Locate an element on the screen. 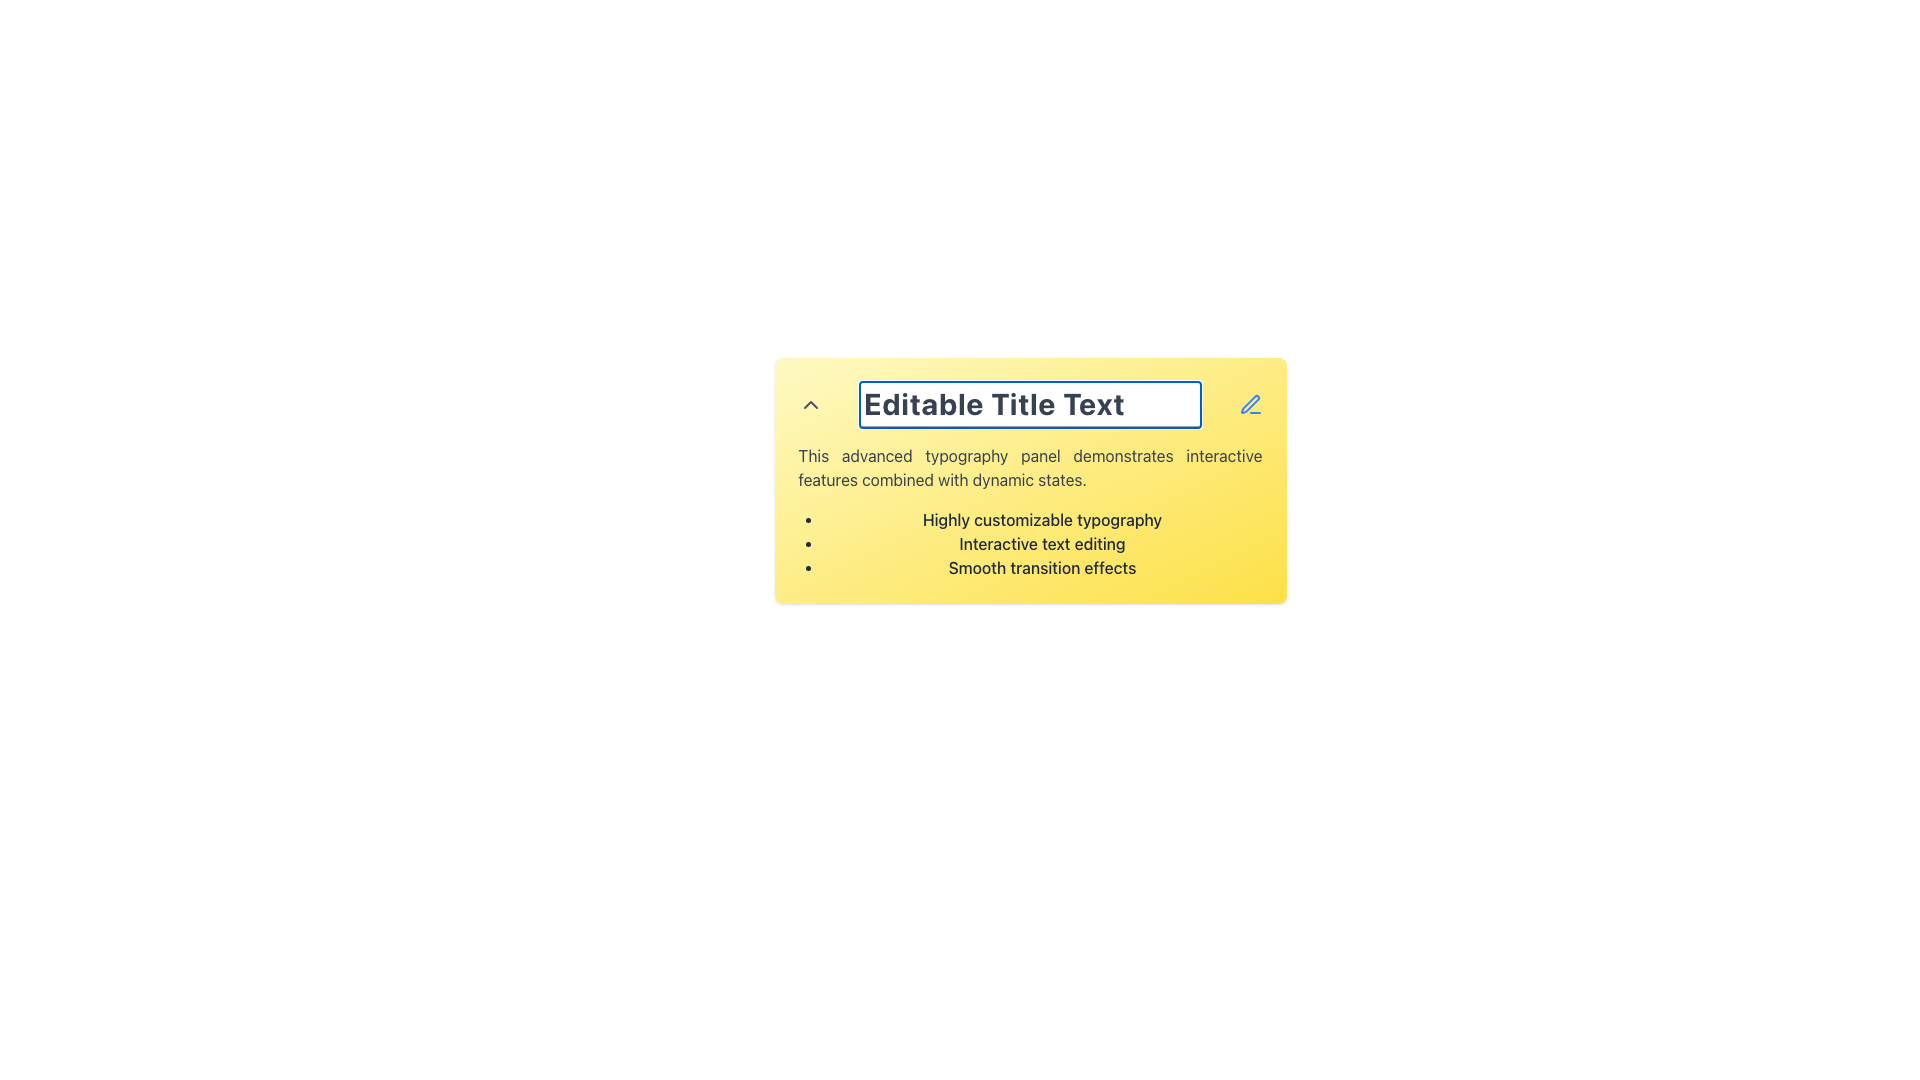  the small, blue pen-like icon located near the upper right corner of the yellow rectangular panel, adjacent to the 'Editable Title Text' input field is located at coordinates (1248, 404).